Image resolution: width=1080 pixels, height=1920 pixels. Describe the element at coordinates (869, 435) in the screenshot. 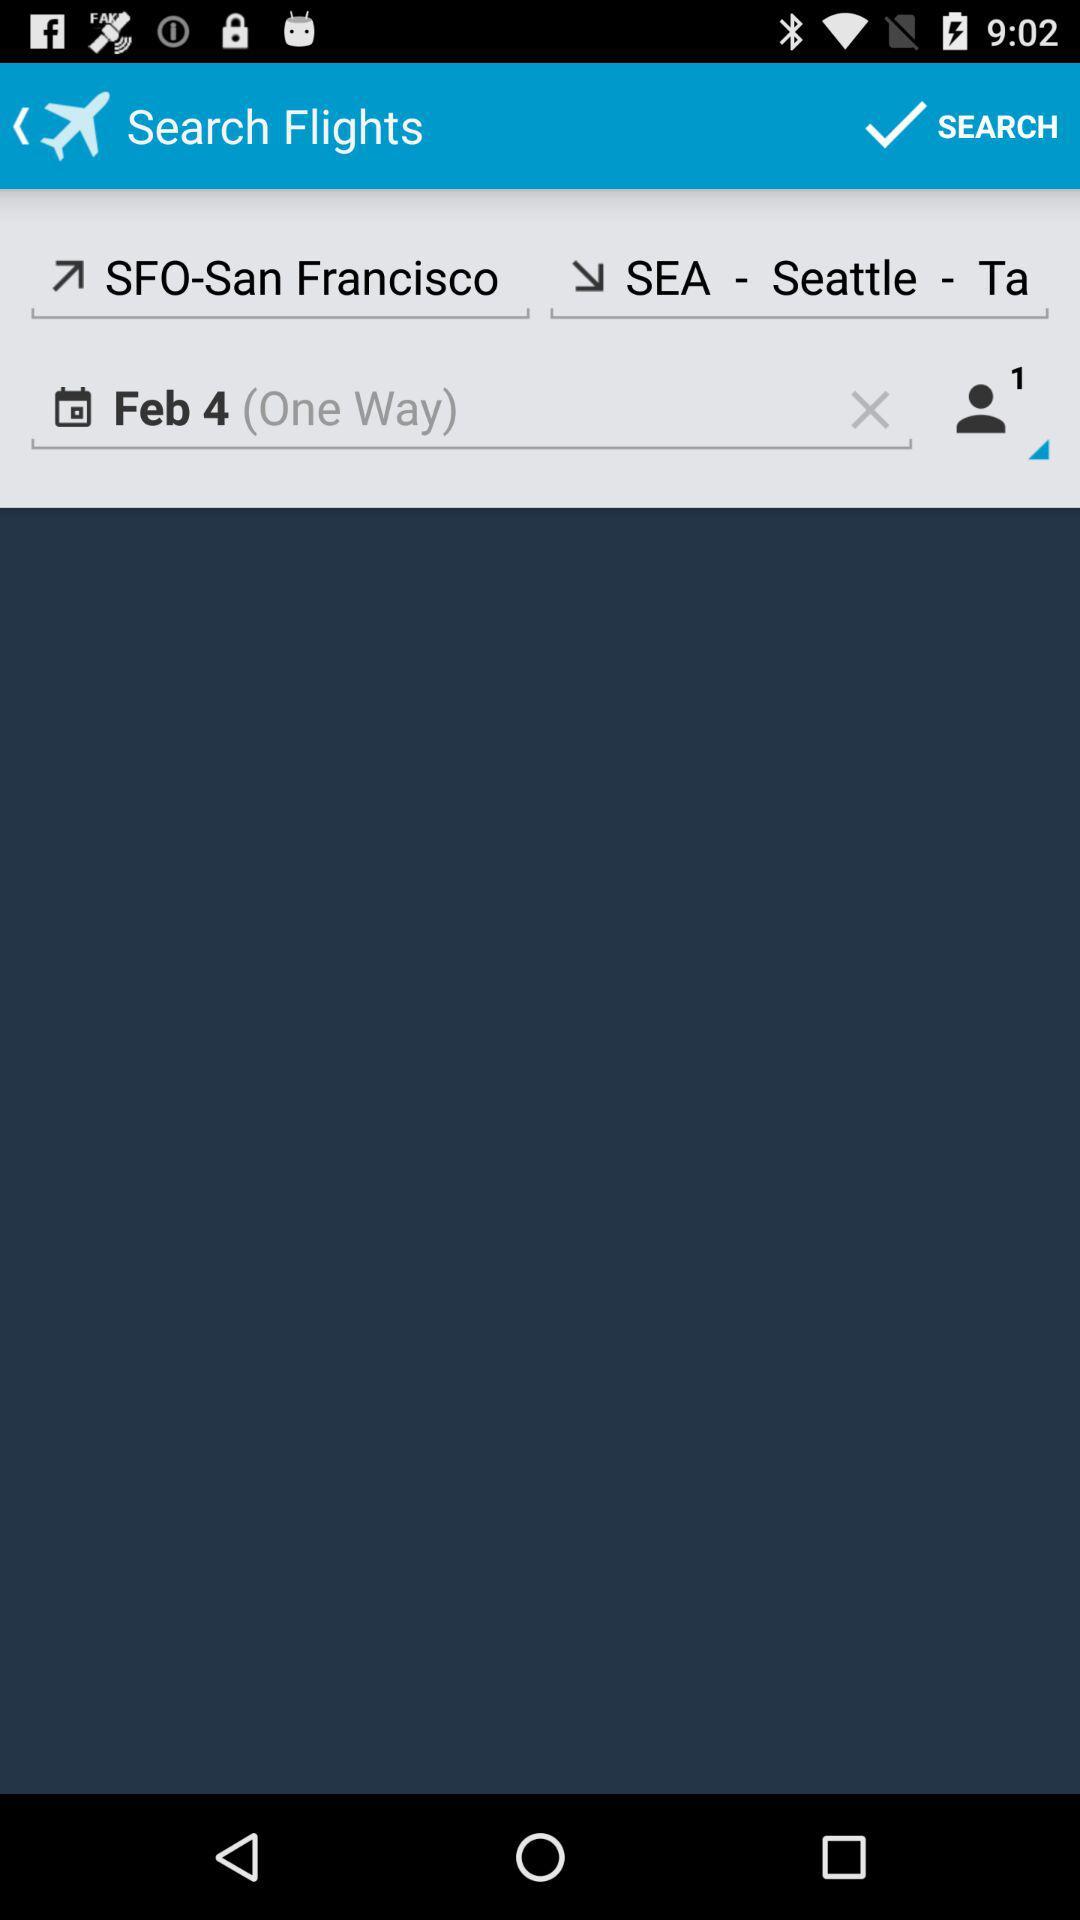

I see `the close icon` at that location.